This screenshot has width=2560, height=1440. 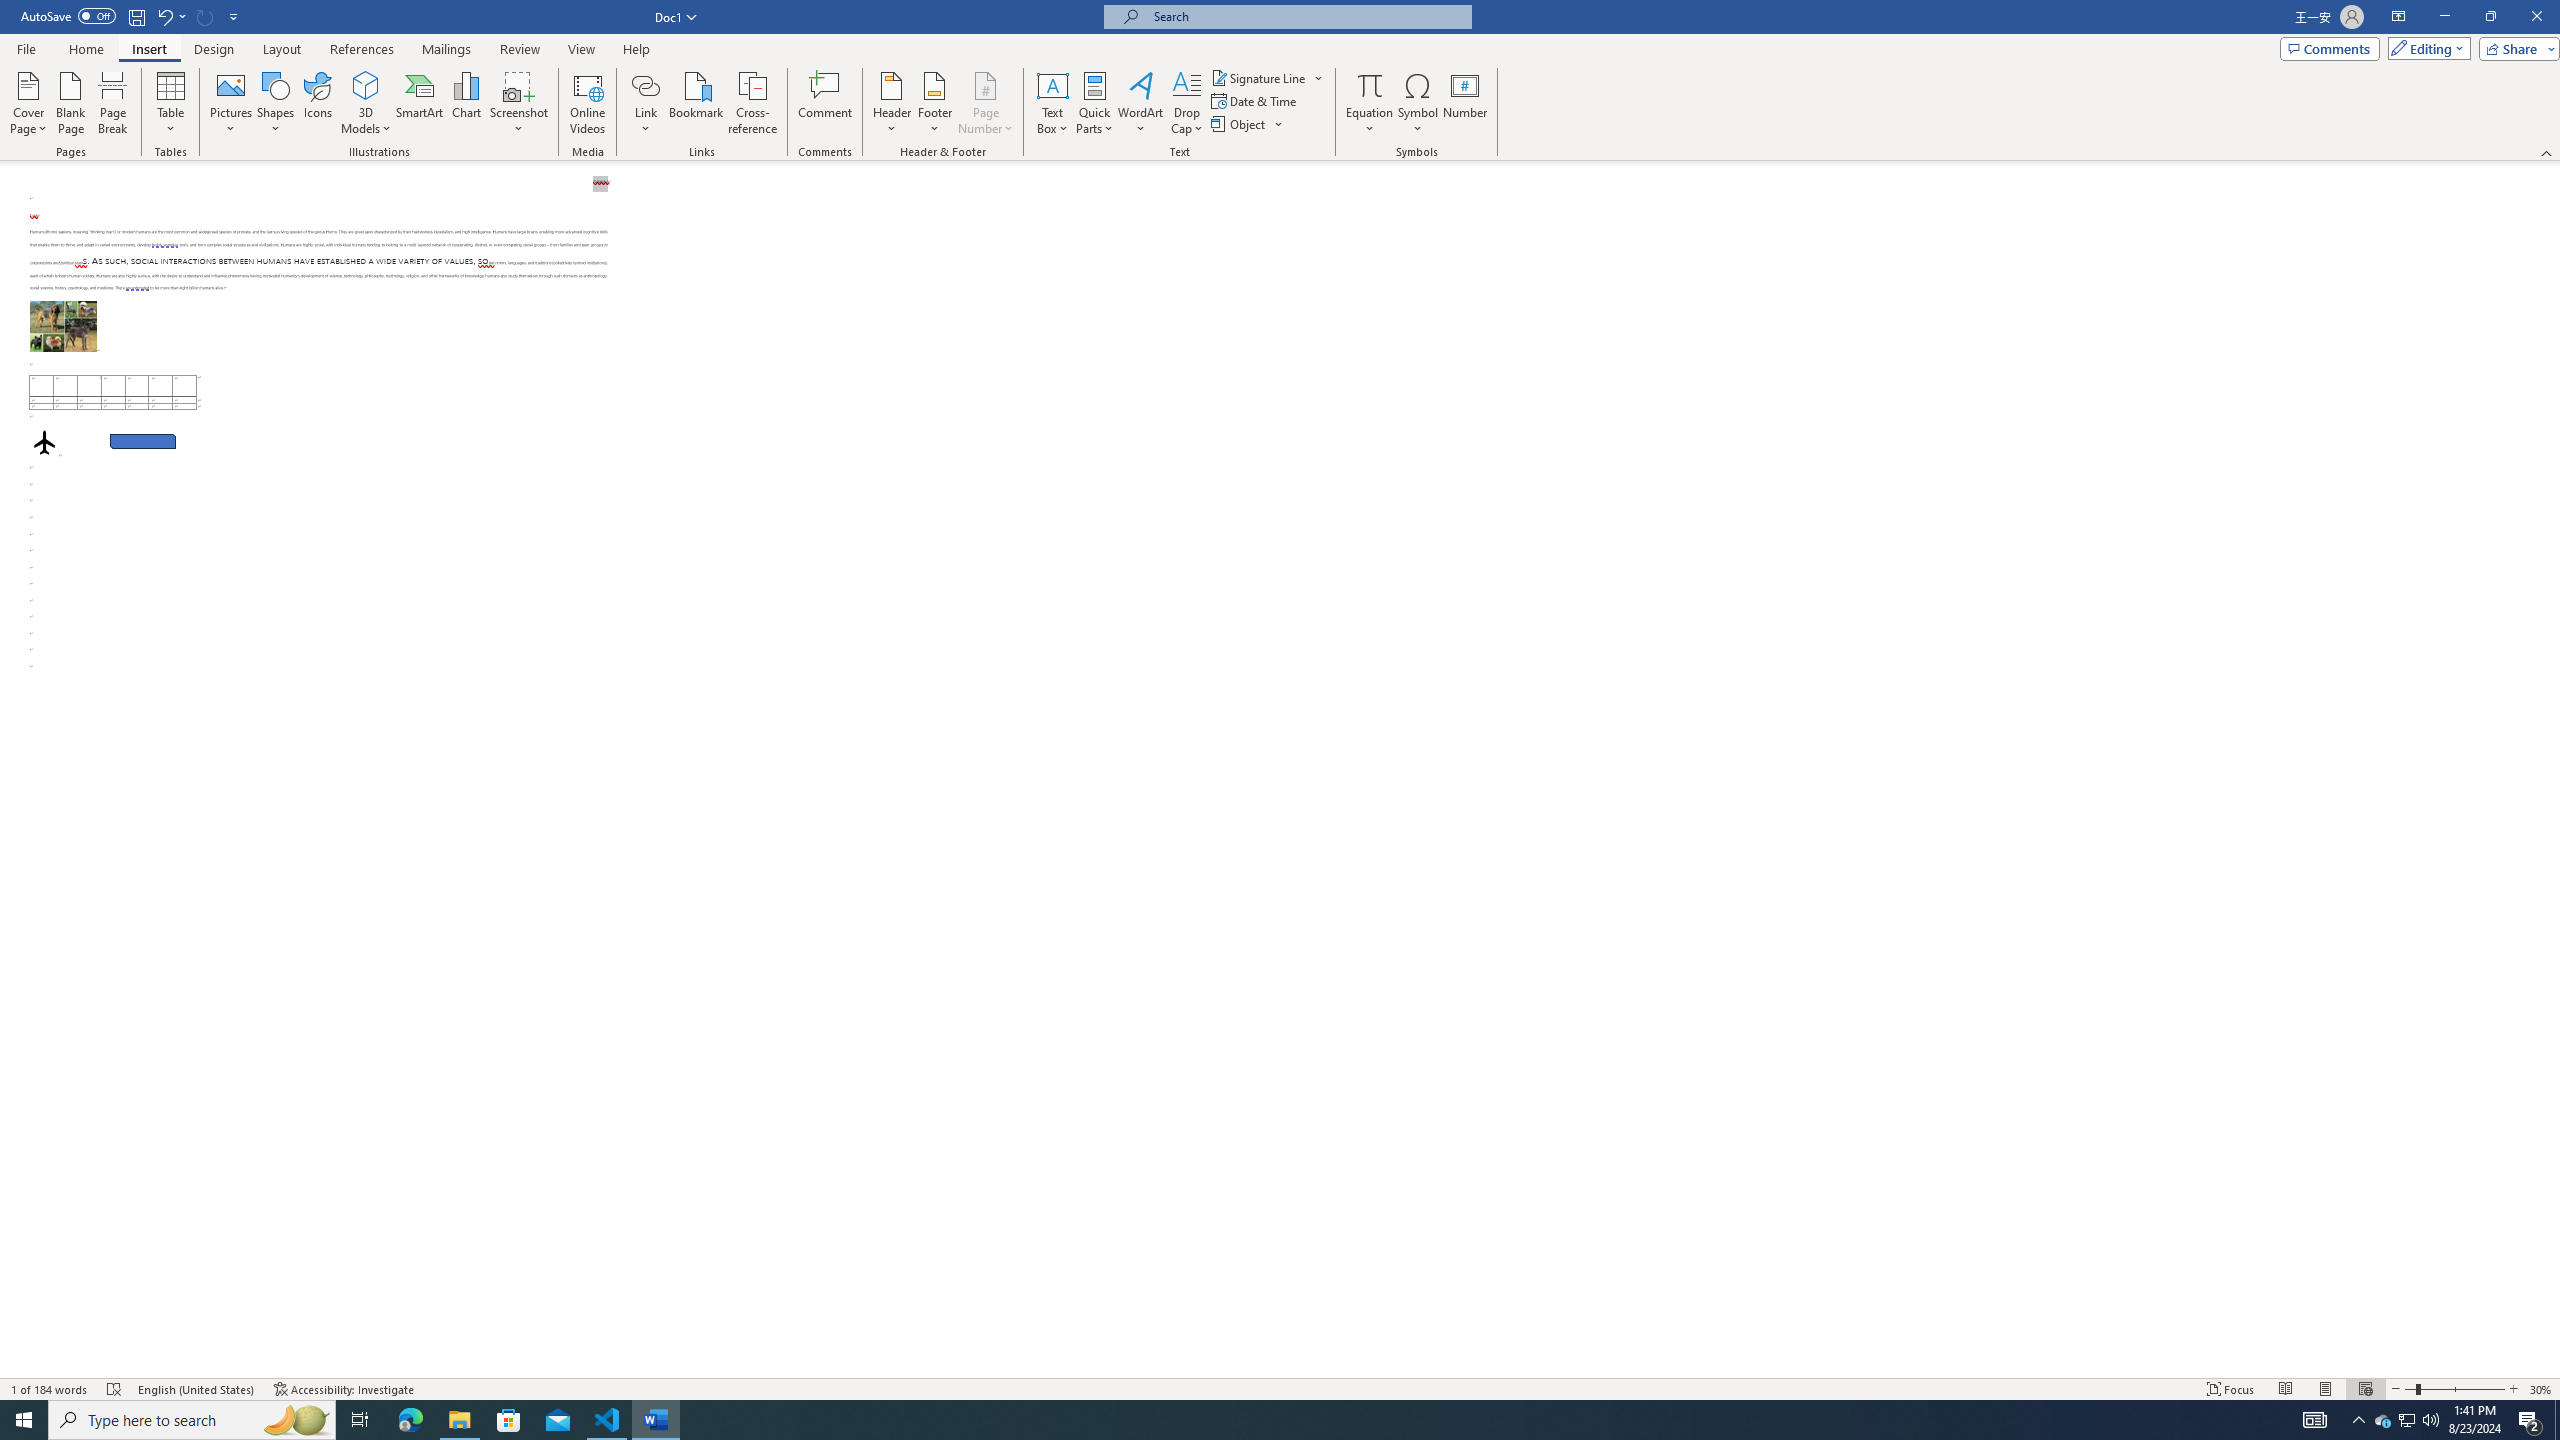 What do you see at coordinates (1418, 103) in the screenshot?
I see `'Symbol'` at bounding box center [1418, 103].